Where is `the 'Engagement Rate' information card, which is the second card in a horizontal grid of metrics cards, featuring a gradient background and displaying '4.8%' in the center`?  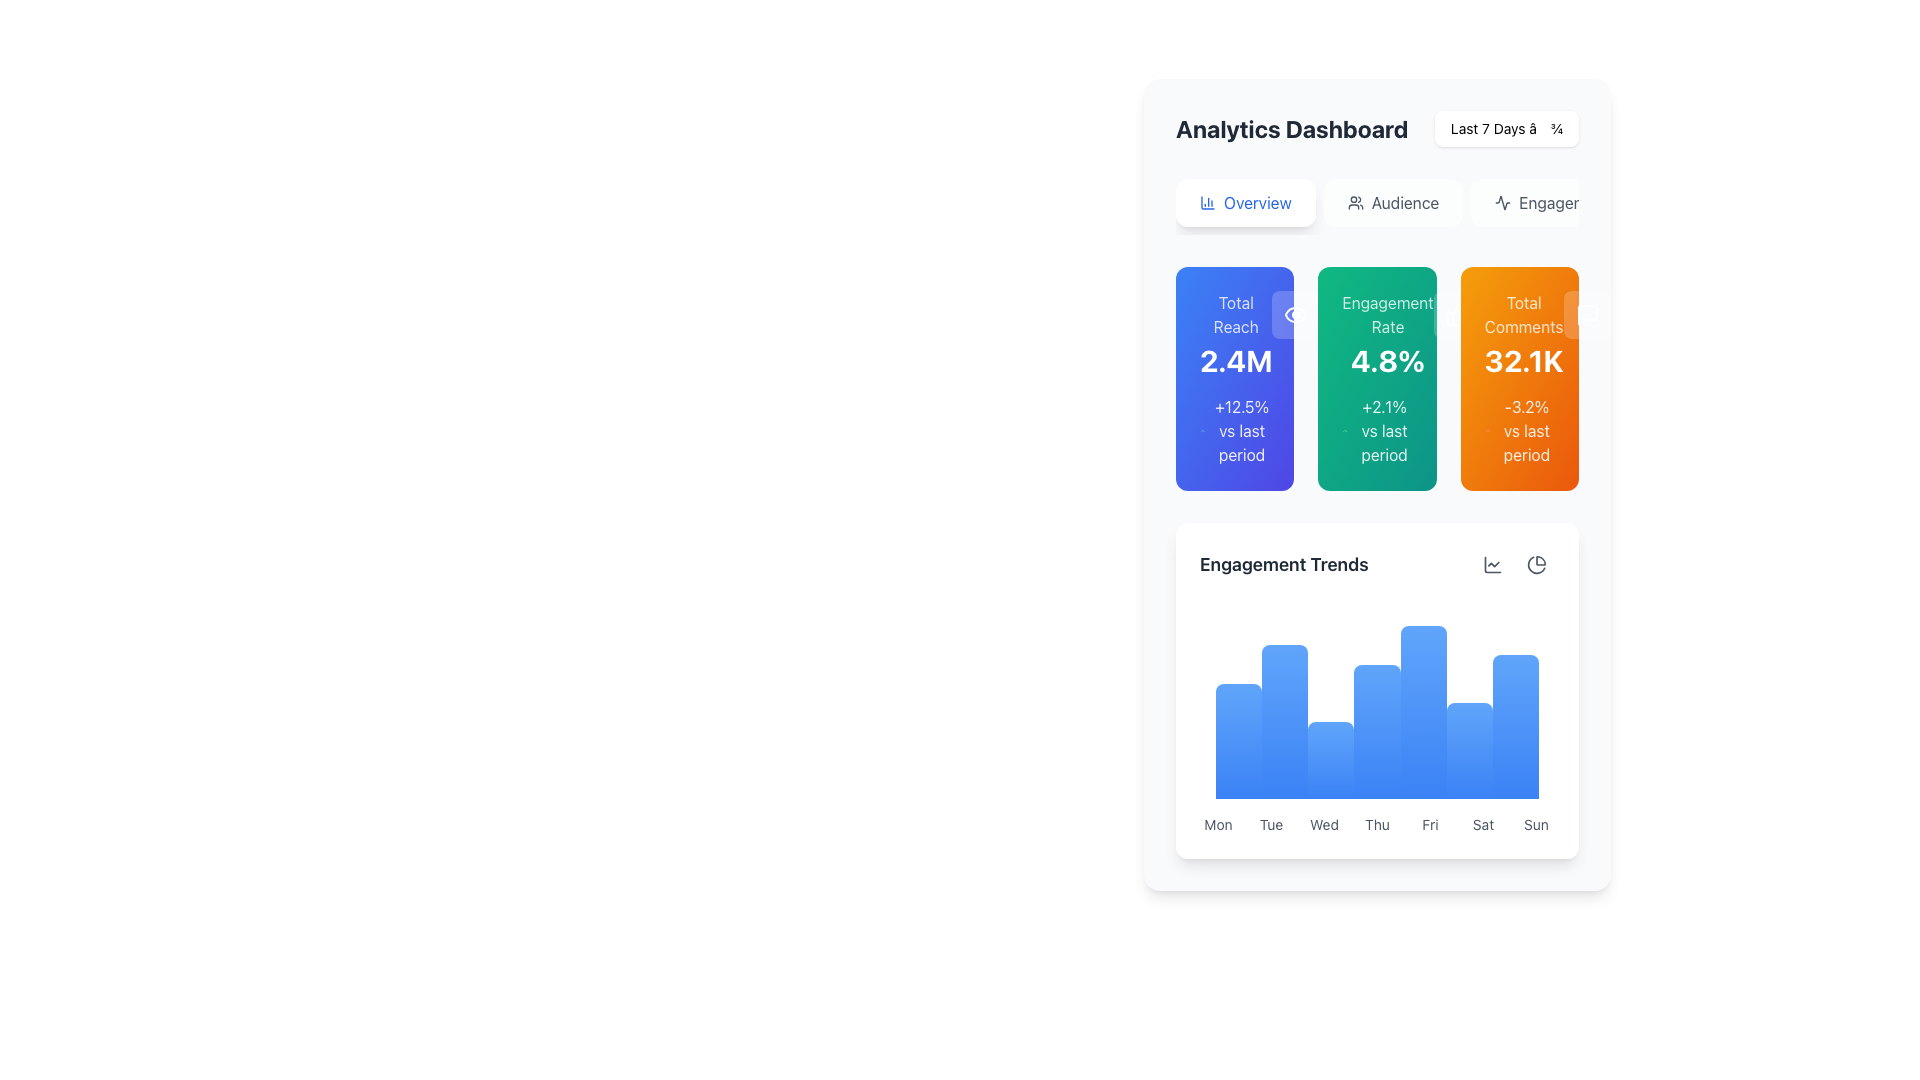 the 'Engagement Rate' information card, which is the second card in a horizontal grid of metrics cards, featuring a gradient background and displaying '4.8%' in the center is located at coordinates (1376, 378).